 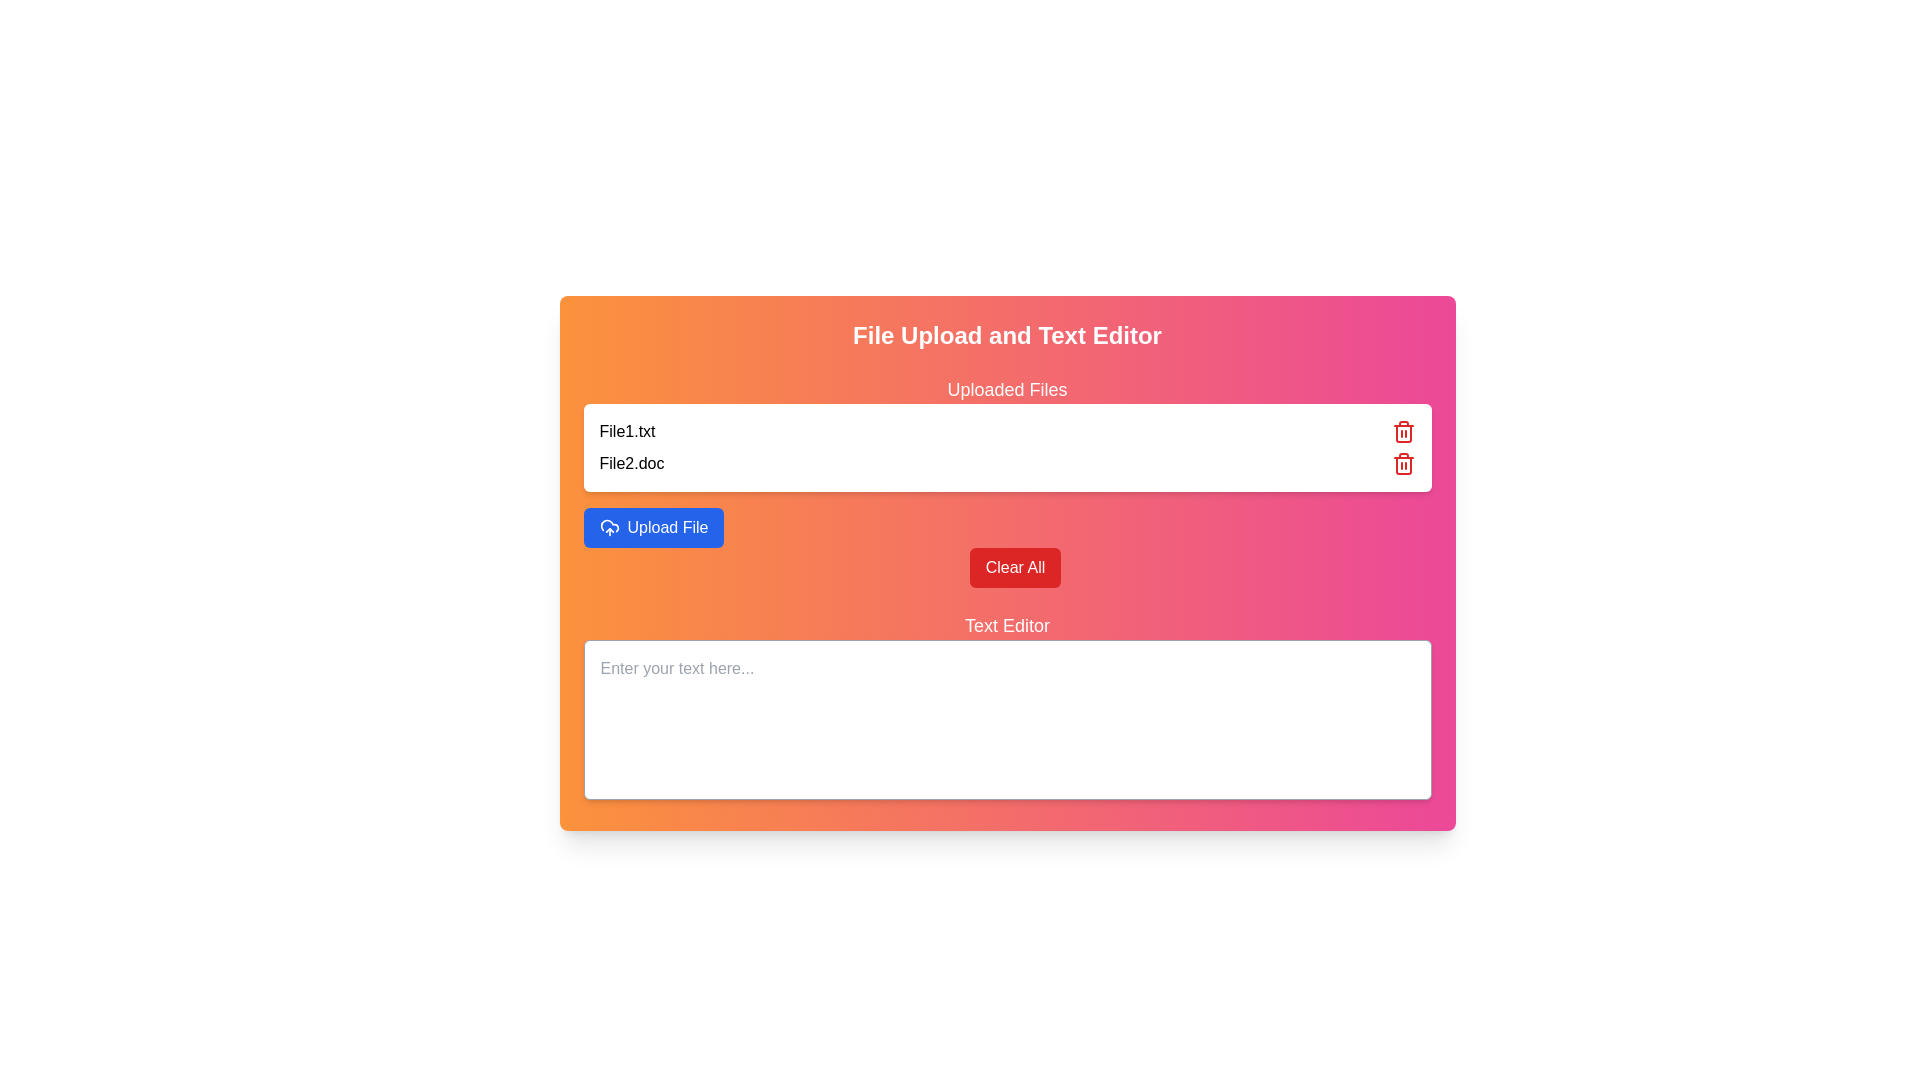 What do you see at coordinates (667, 527) in the screenshot?
I see `the 'Upload File' button to observe its hover effects, as indicated by the text label describing the upload action` at bounding box center [667, 527].